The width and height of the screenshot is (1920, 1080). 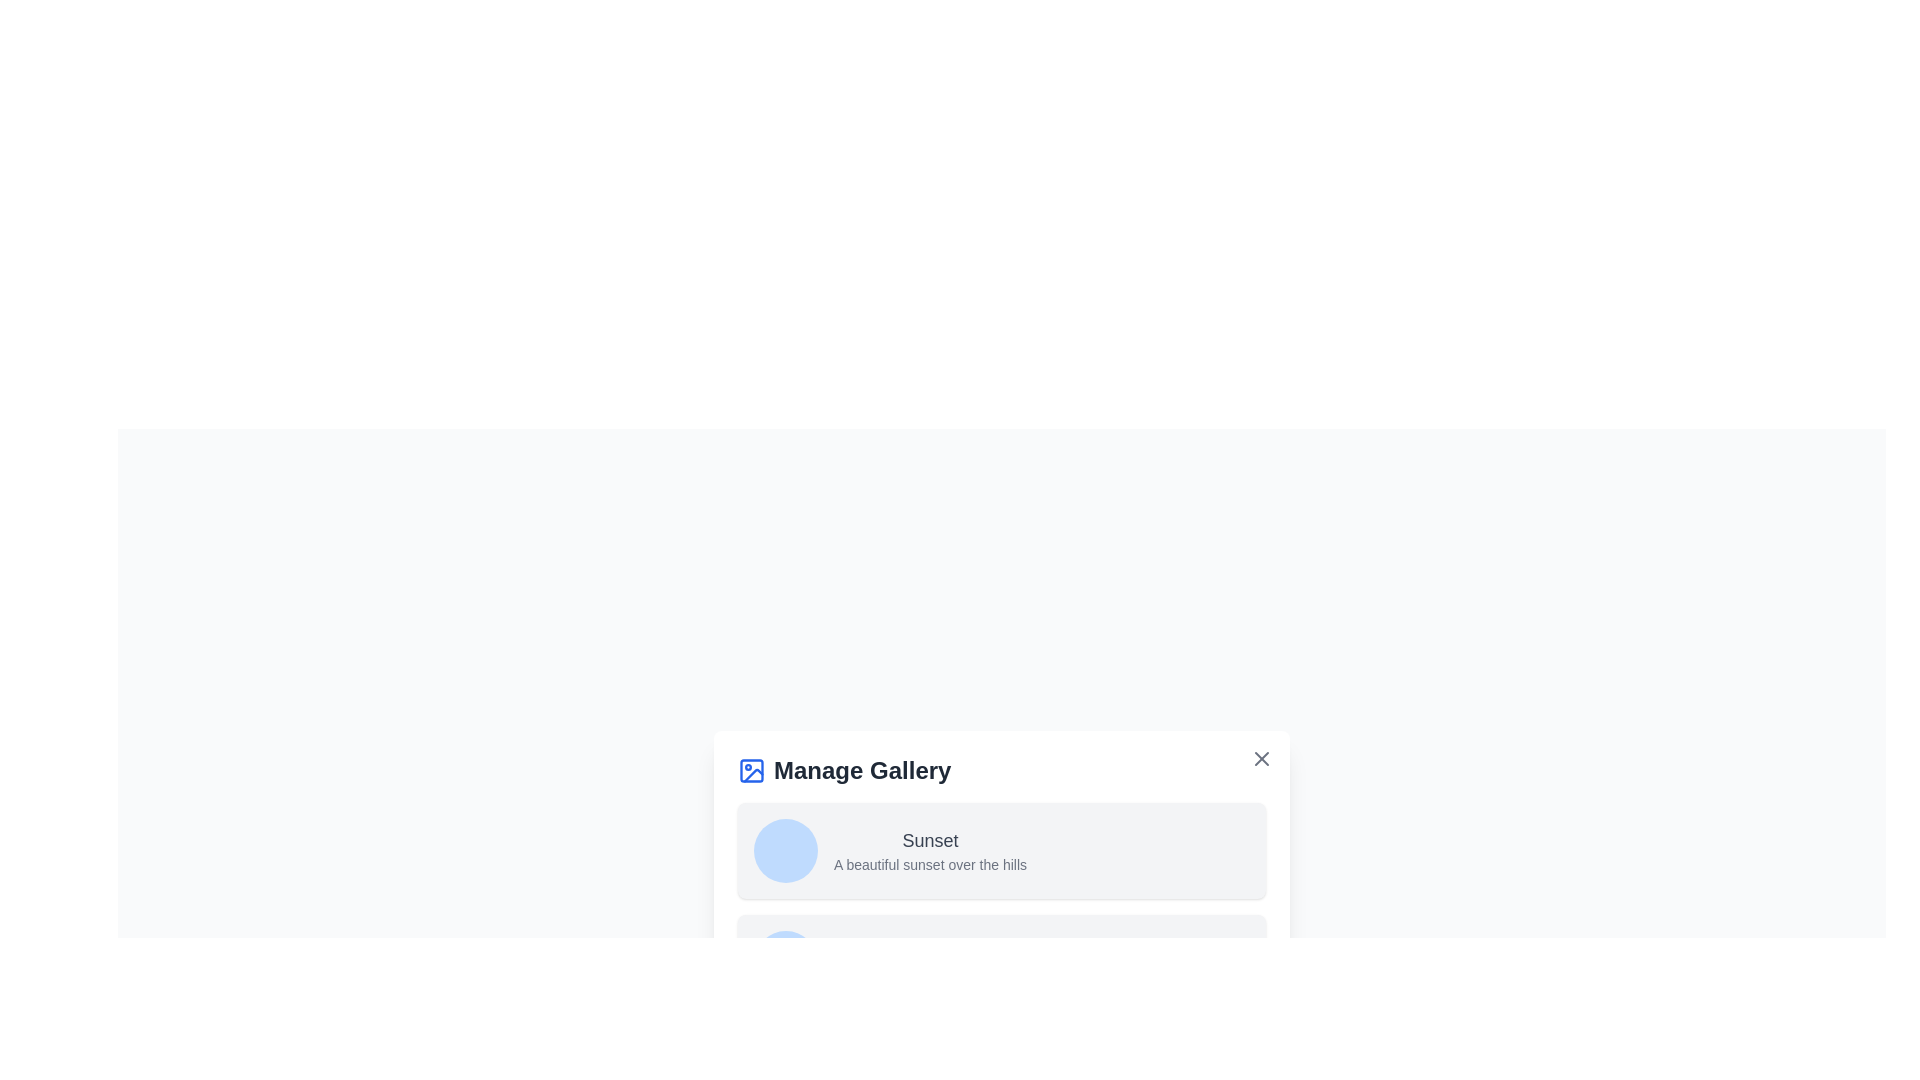 I want to click on the close button at the top-right corner of the dialog, so click(x=1261, y=759).